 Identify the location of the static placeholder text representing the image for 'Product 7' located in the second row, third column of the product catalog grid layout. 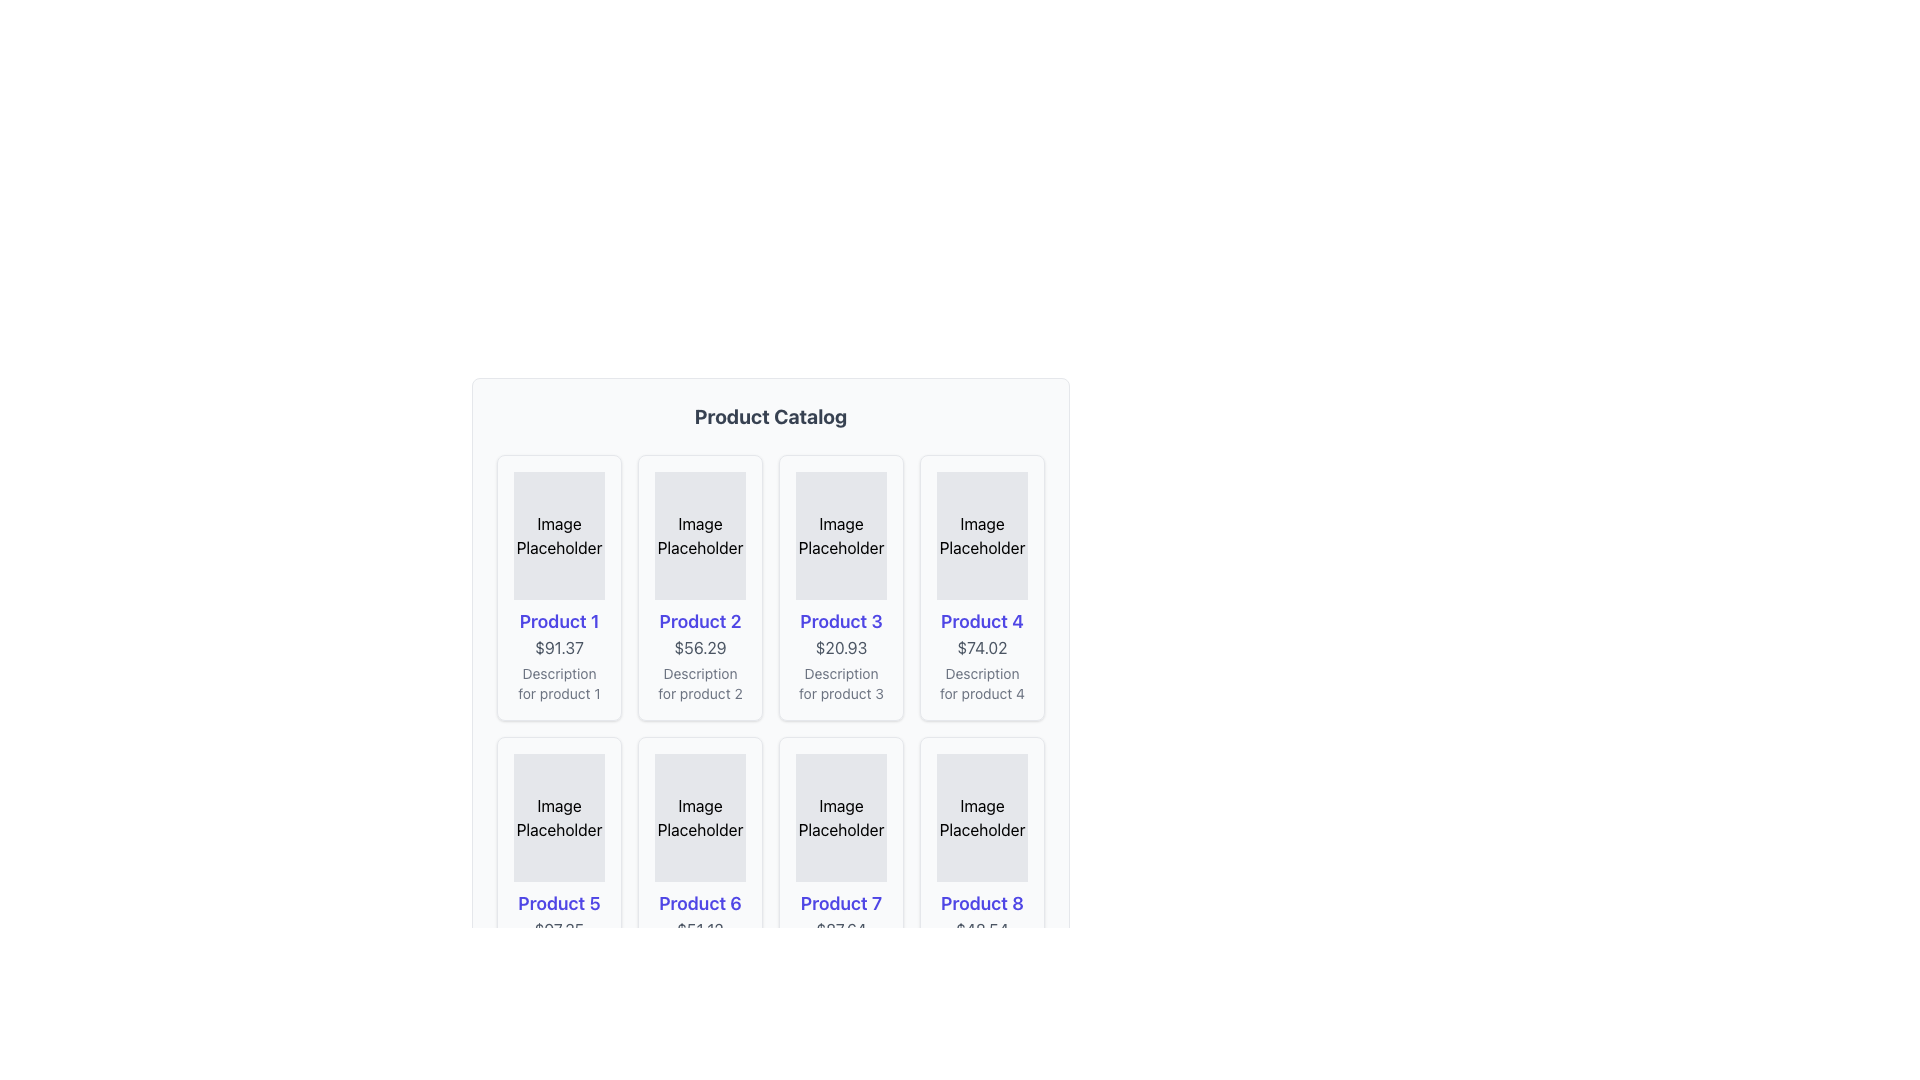
(841, 817).